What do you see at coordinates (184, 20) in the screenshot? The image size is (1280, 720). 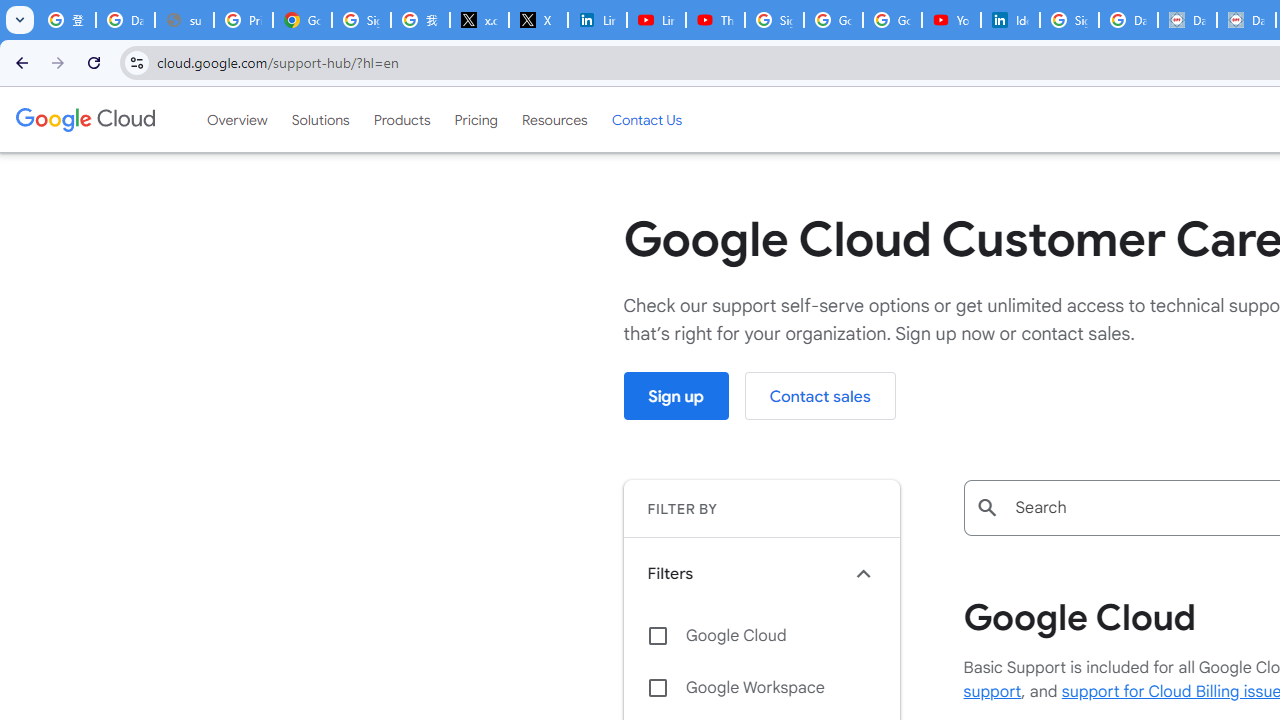 I see `'support.google.com - Network error'` at bounding box center [184, 20].